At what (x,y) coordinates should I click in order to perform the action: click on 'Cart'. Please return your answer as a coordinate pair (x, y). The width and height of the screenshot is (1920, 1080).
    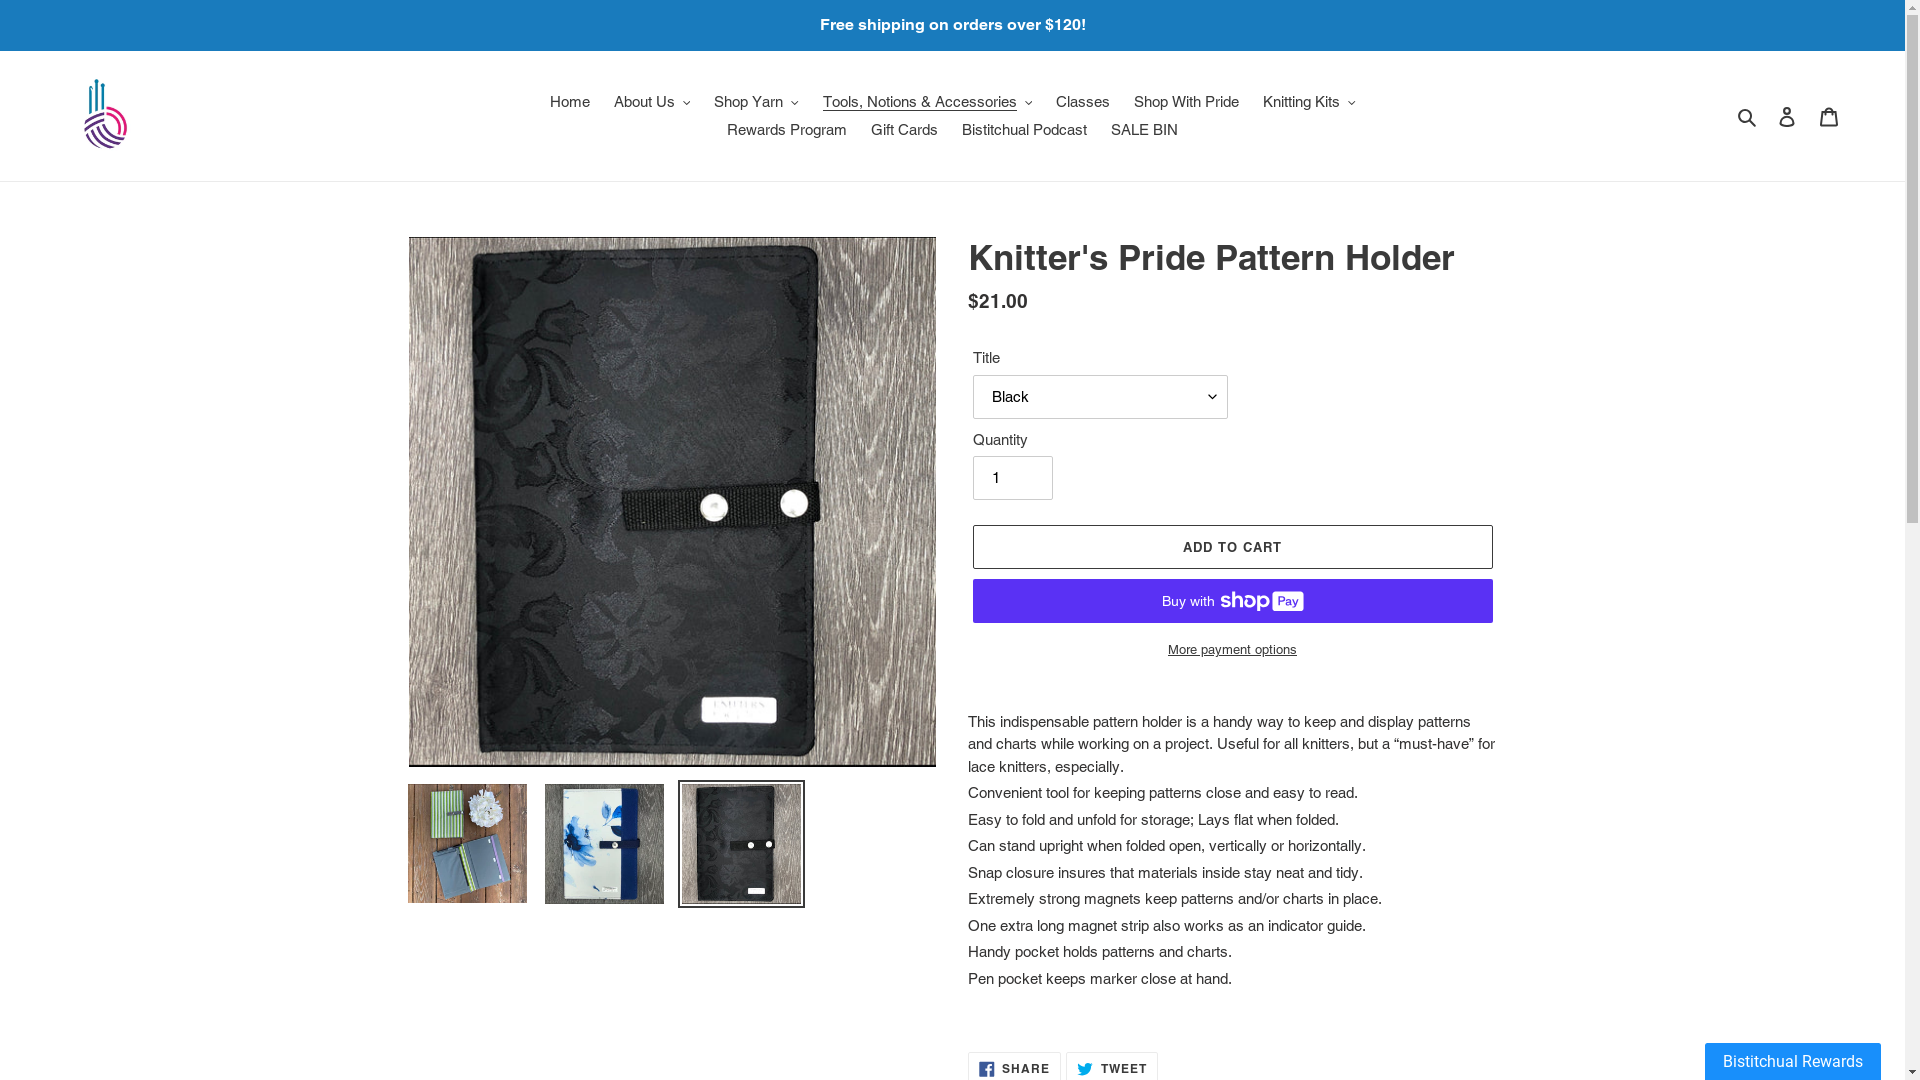
    Looking at the image, I should click on (1808, 116).